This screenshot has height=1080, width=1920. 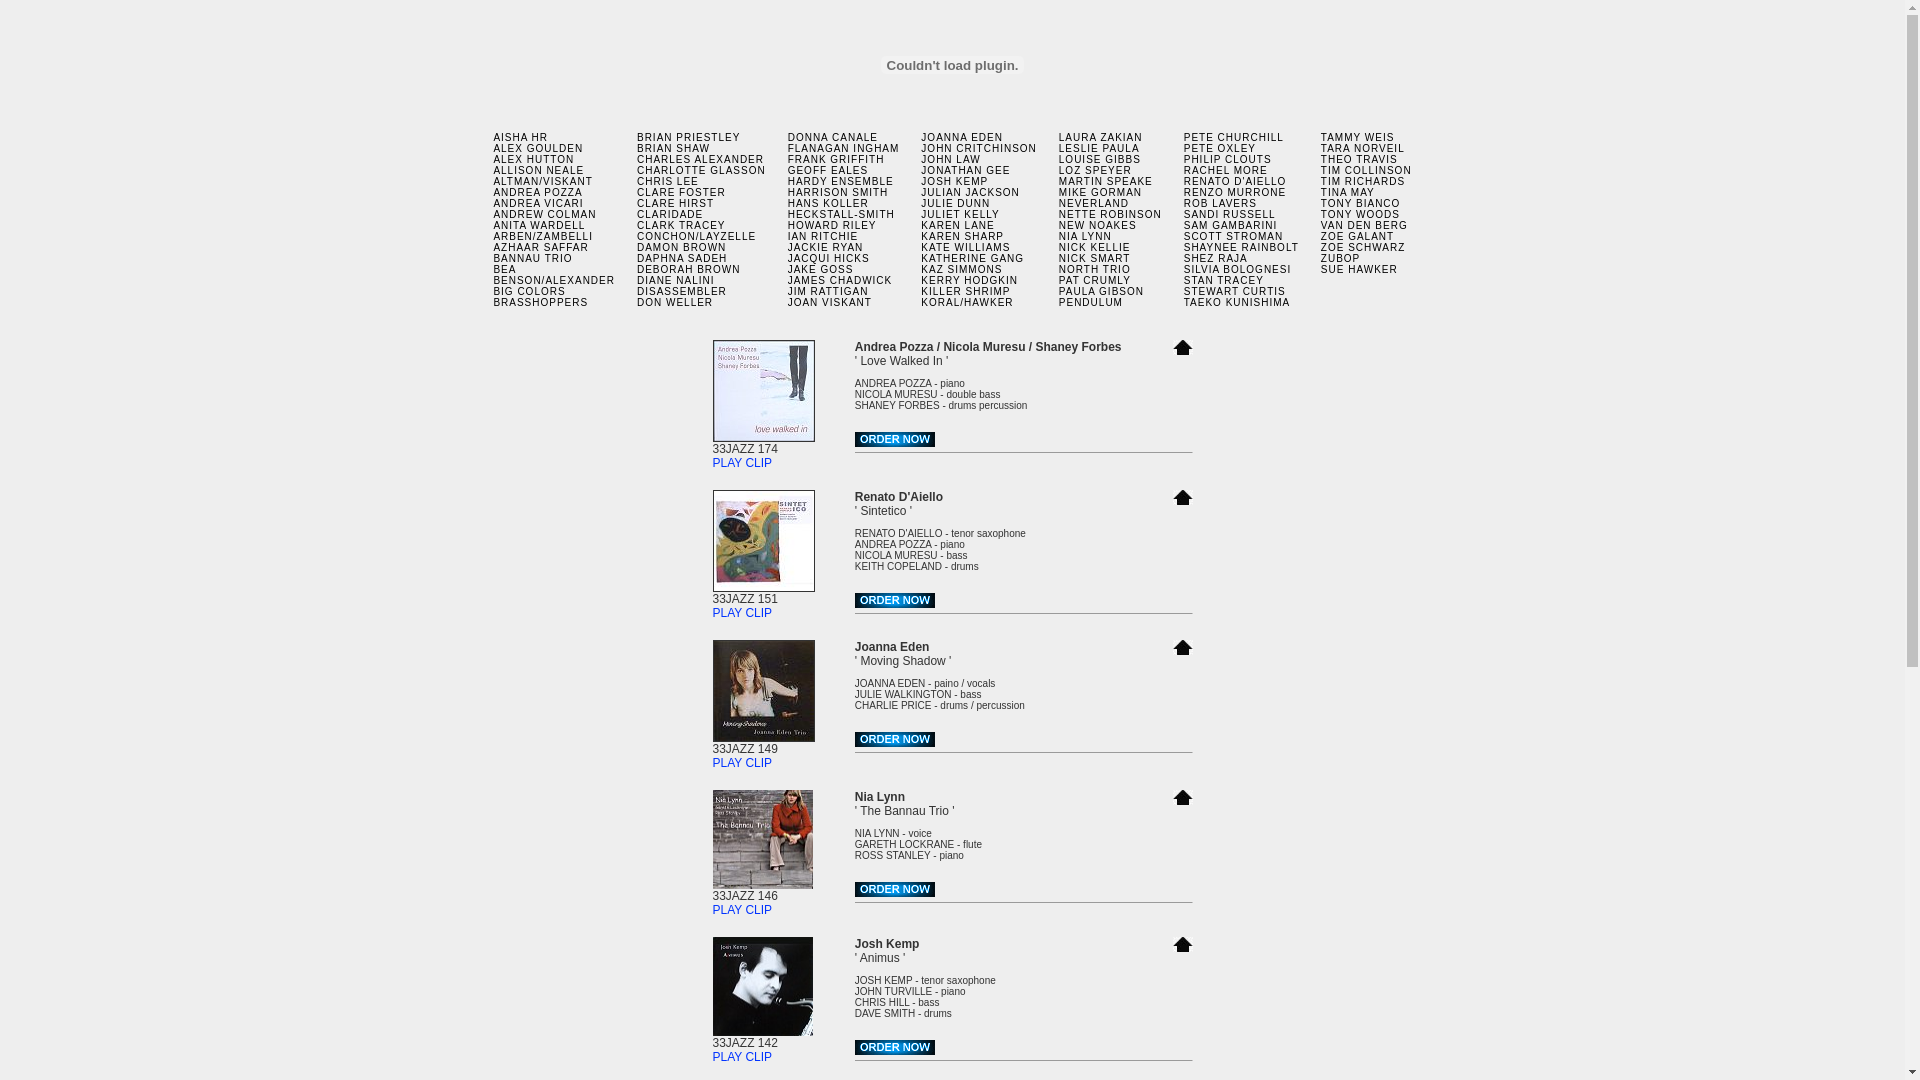 What do you see at coordinates (1184, 158) in the screenshot?
I see `'PHILIP CLOUTS'` at bounding box center [1184, 158].